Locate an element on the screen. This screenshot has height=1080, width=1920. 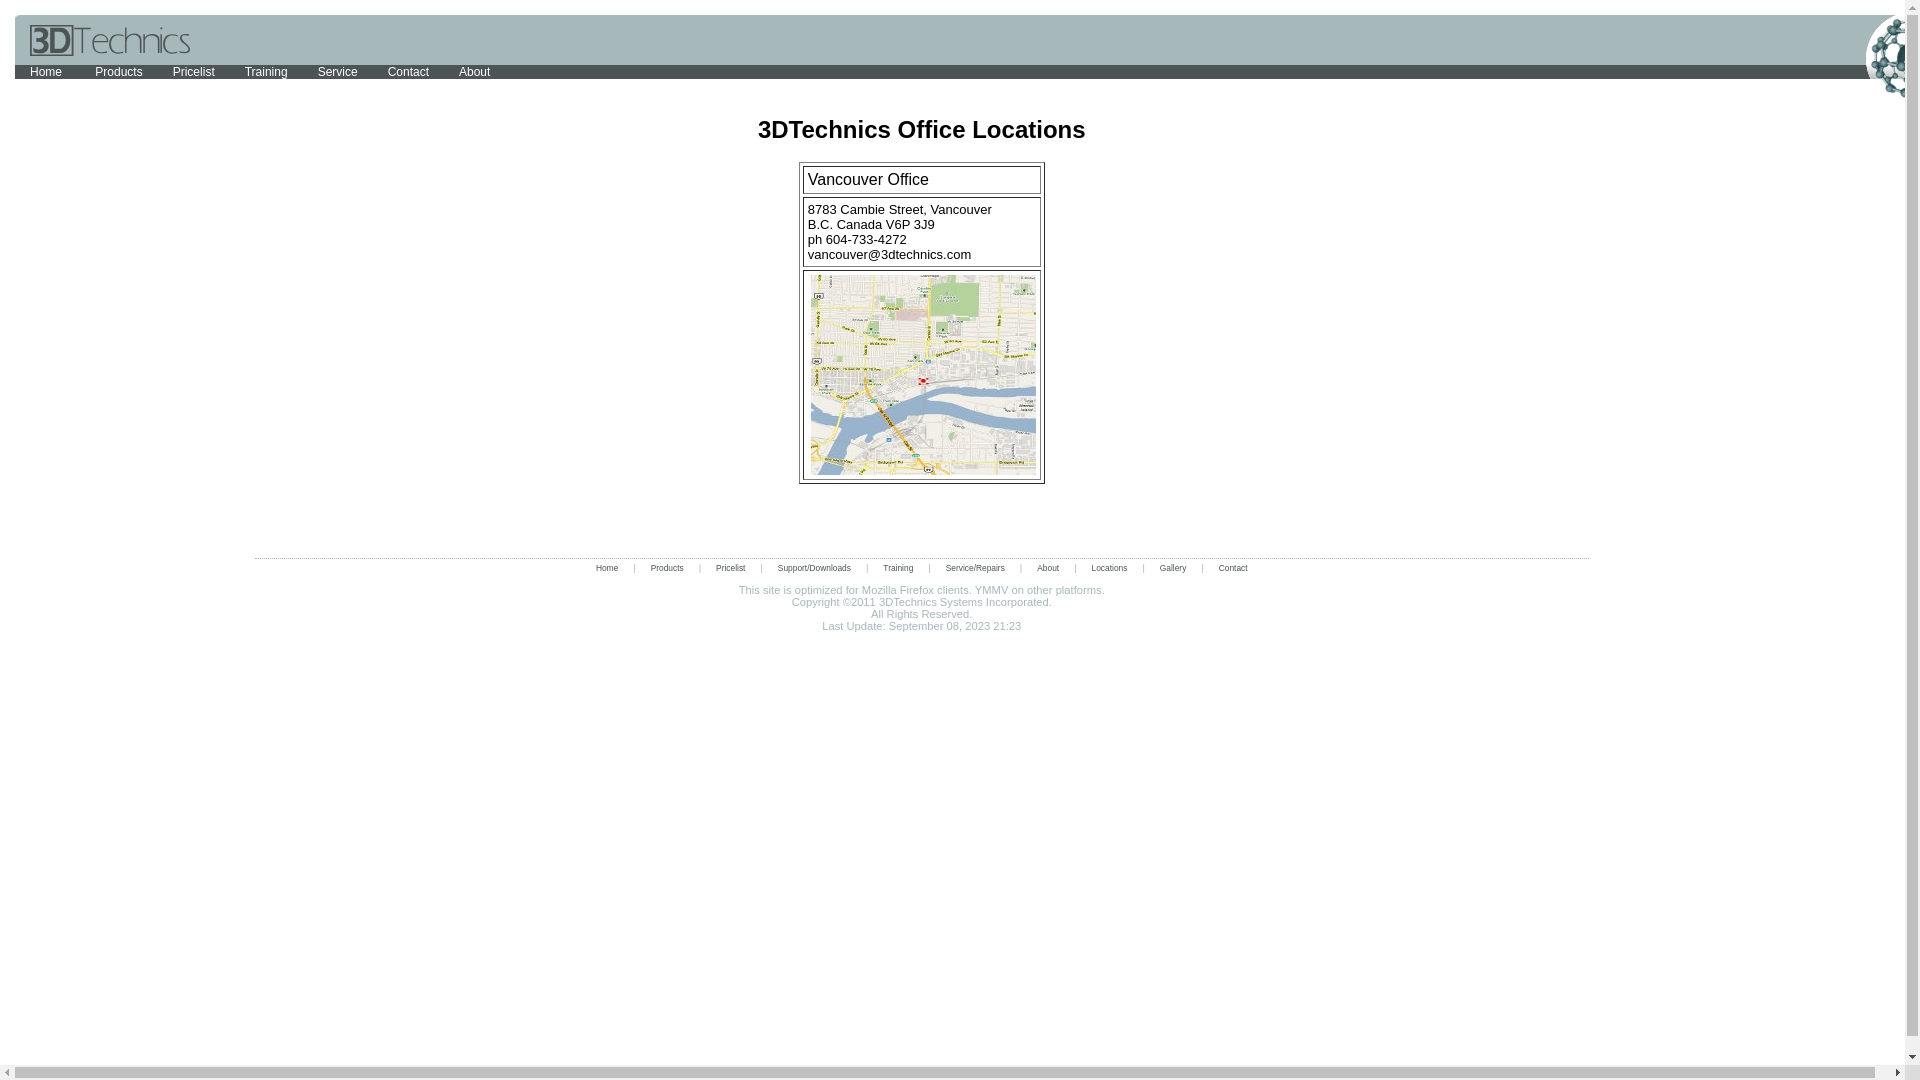
'Pricelist' is located at coordinates (729, 567).